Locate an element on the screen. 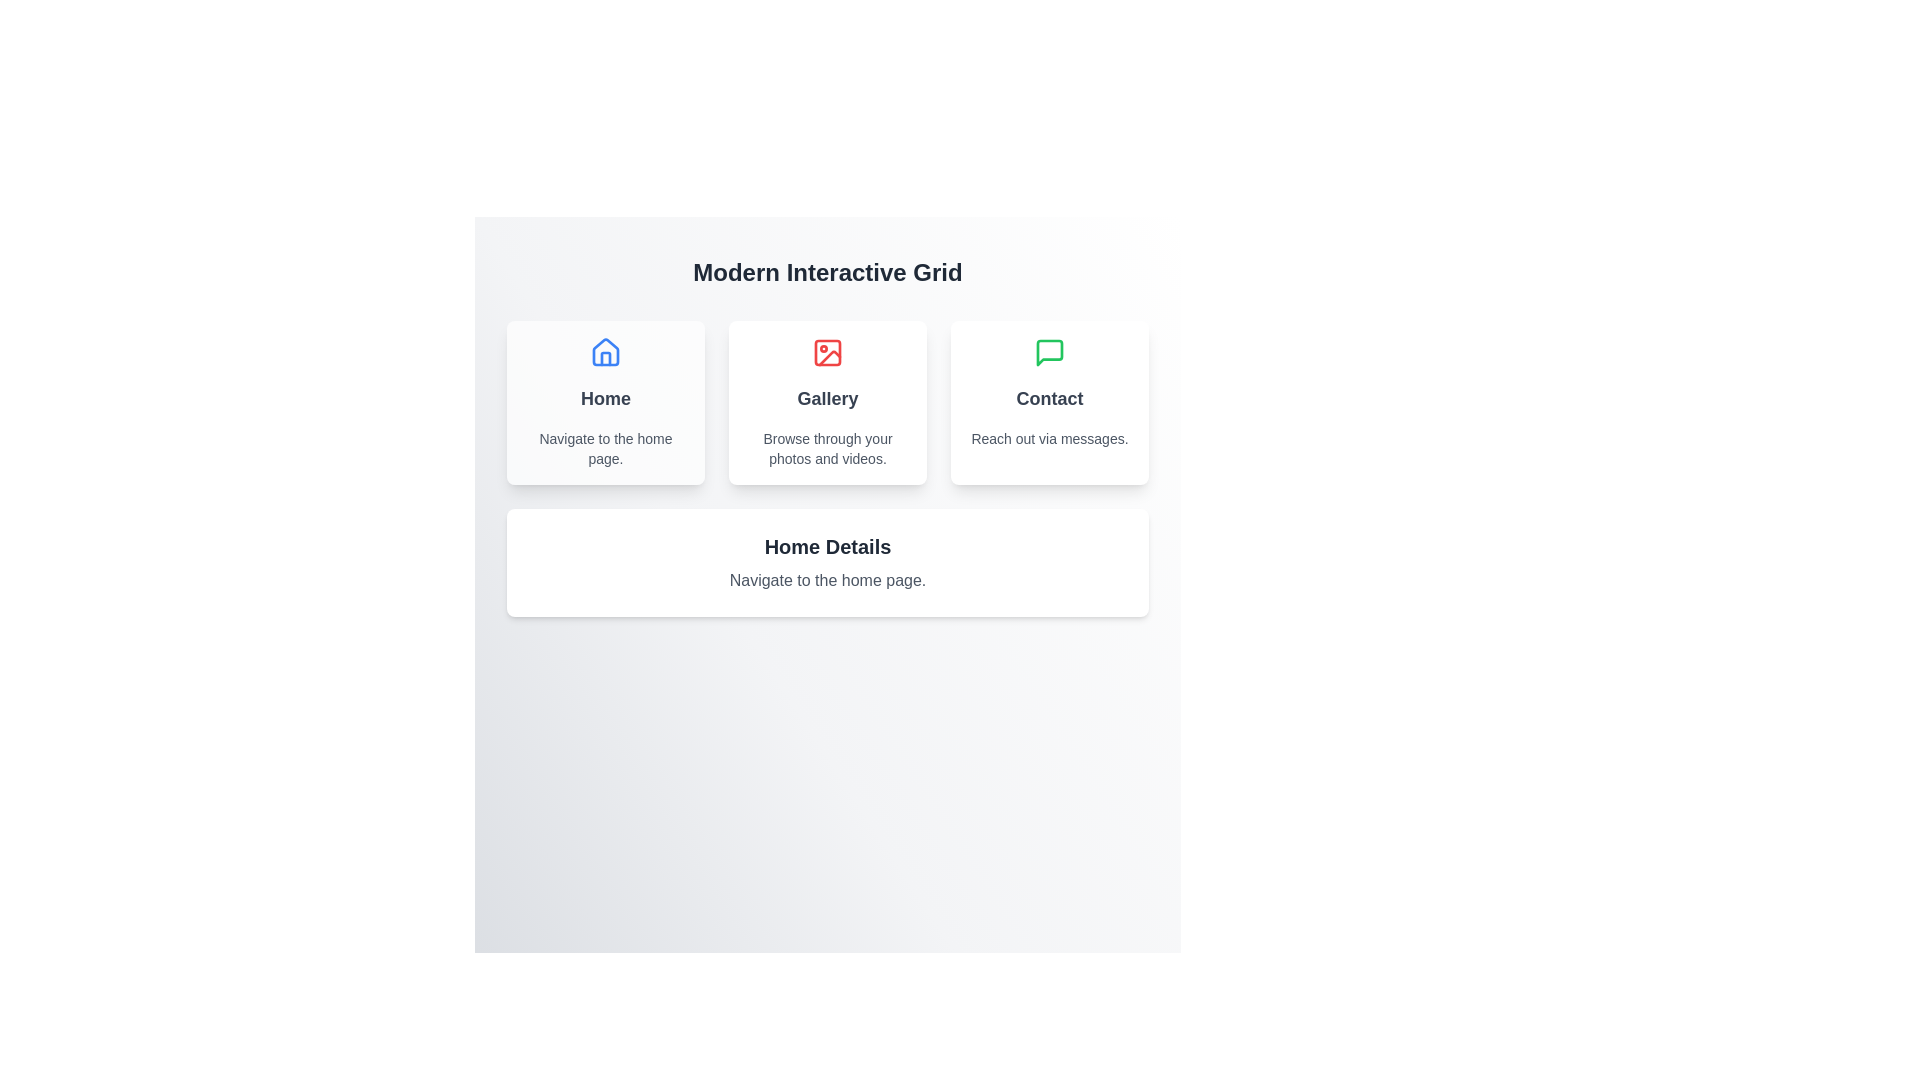  the static text element that displays 'Navigate to the home page.' in a small, gray font, located within the lower part of the 'Home' card is located at coordinates (604, 447).